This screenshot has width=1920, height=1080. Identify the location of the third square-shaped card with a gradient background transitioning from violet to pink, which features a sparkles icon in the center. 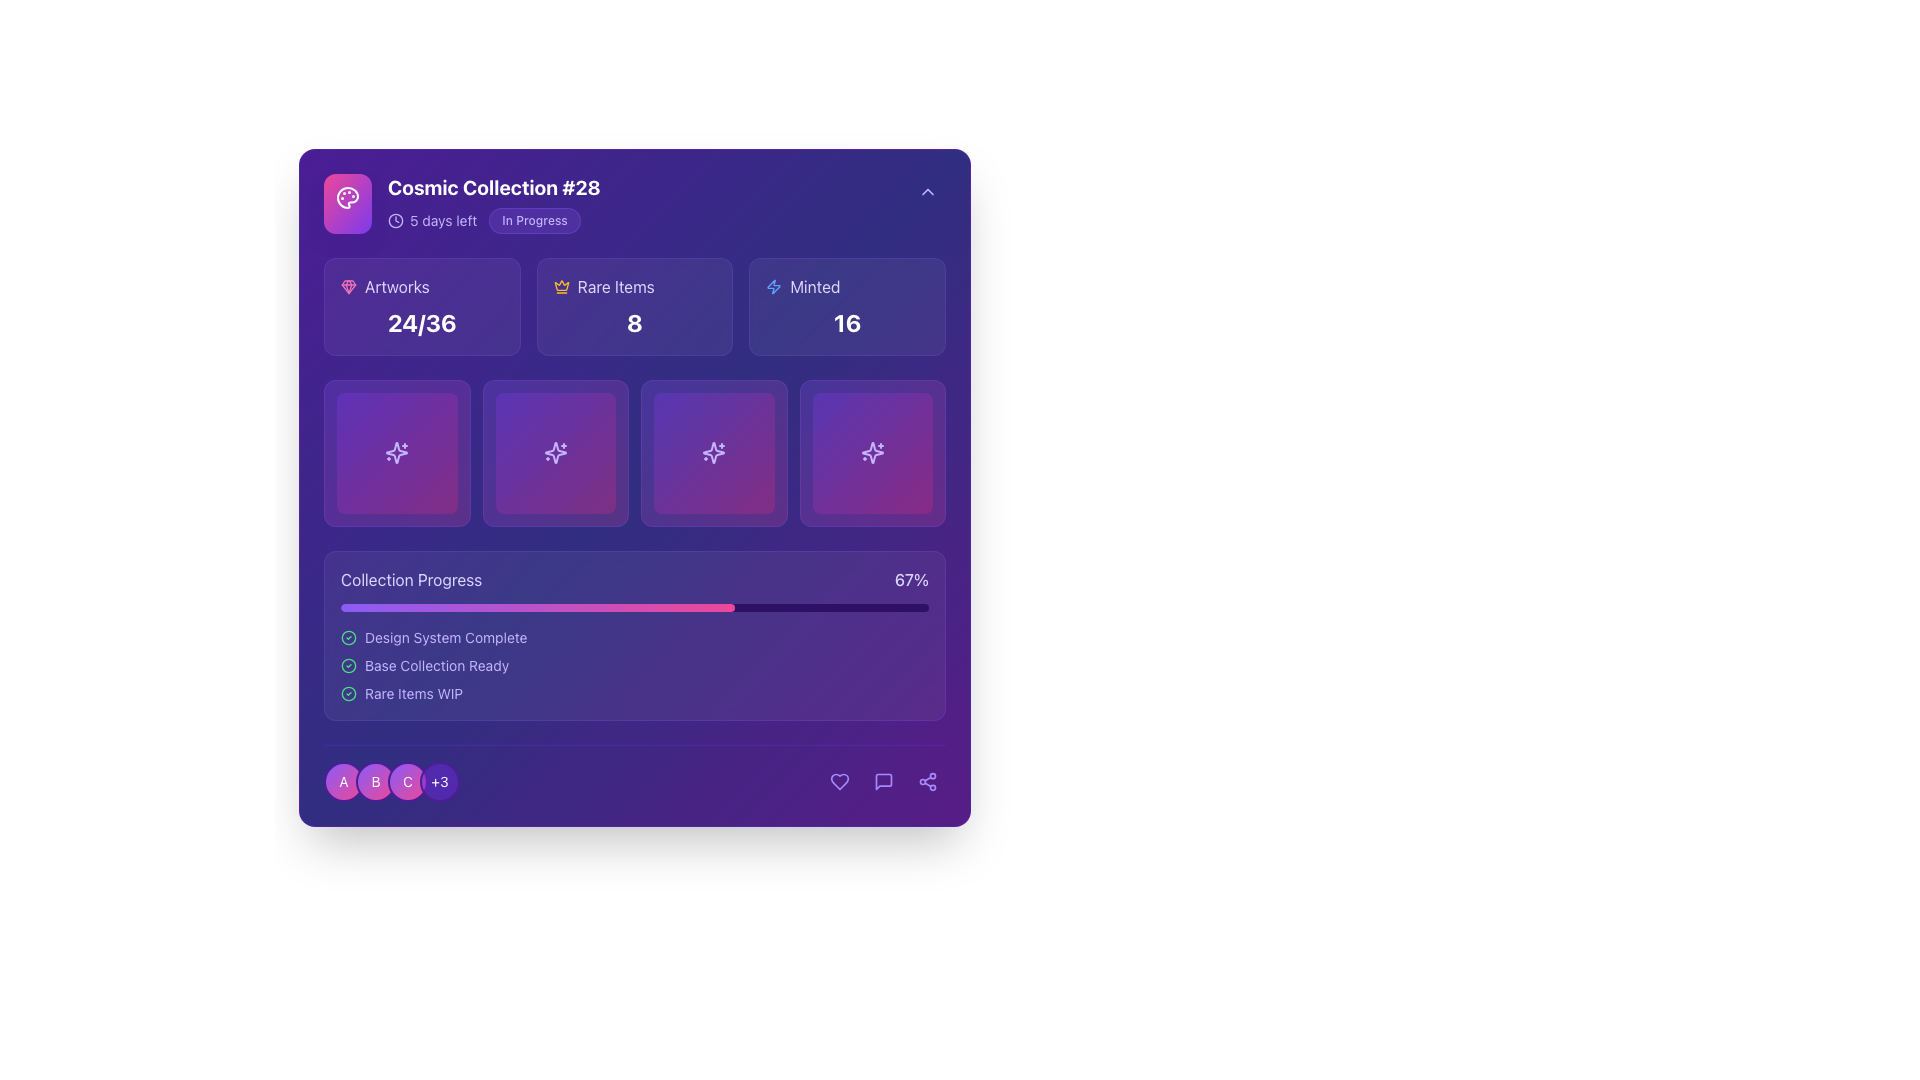
(714, 453).